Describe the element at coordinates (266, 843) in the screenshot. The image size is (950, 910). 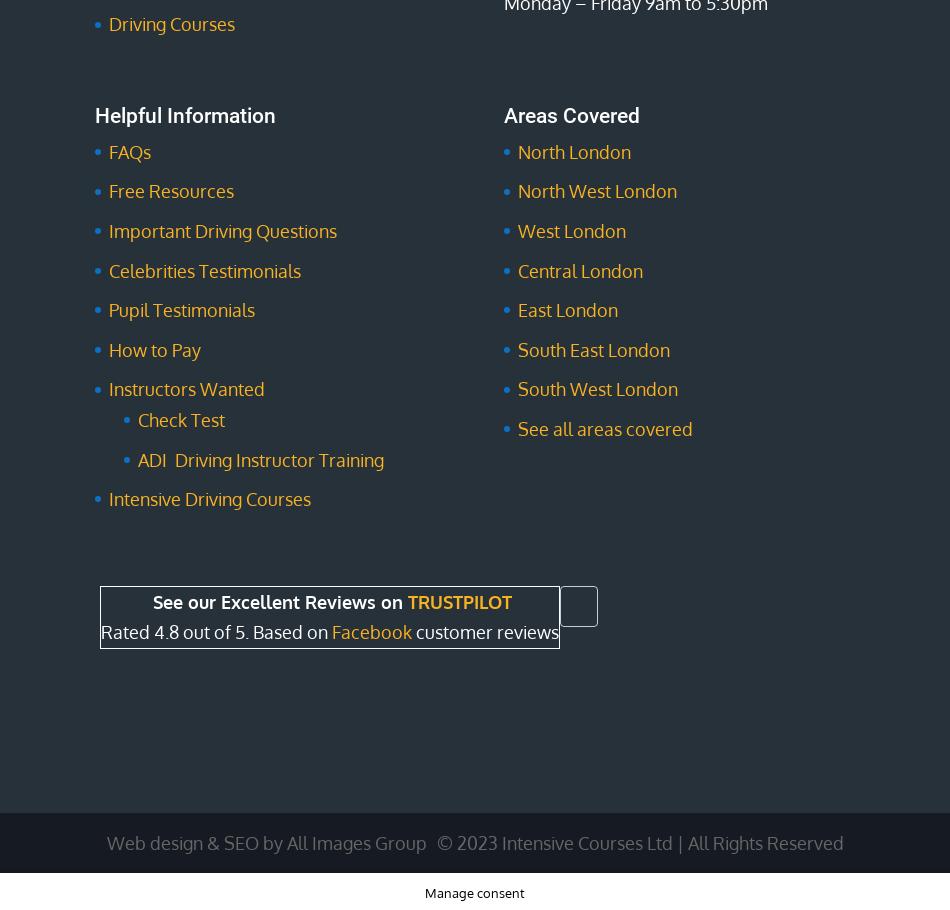
I see `'Web design & SEO by All Images Group'` at that location.